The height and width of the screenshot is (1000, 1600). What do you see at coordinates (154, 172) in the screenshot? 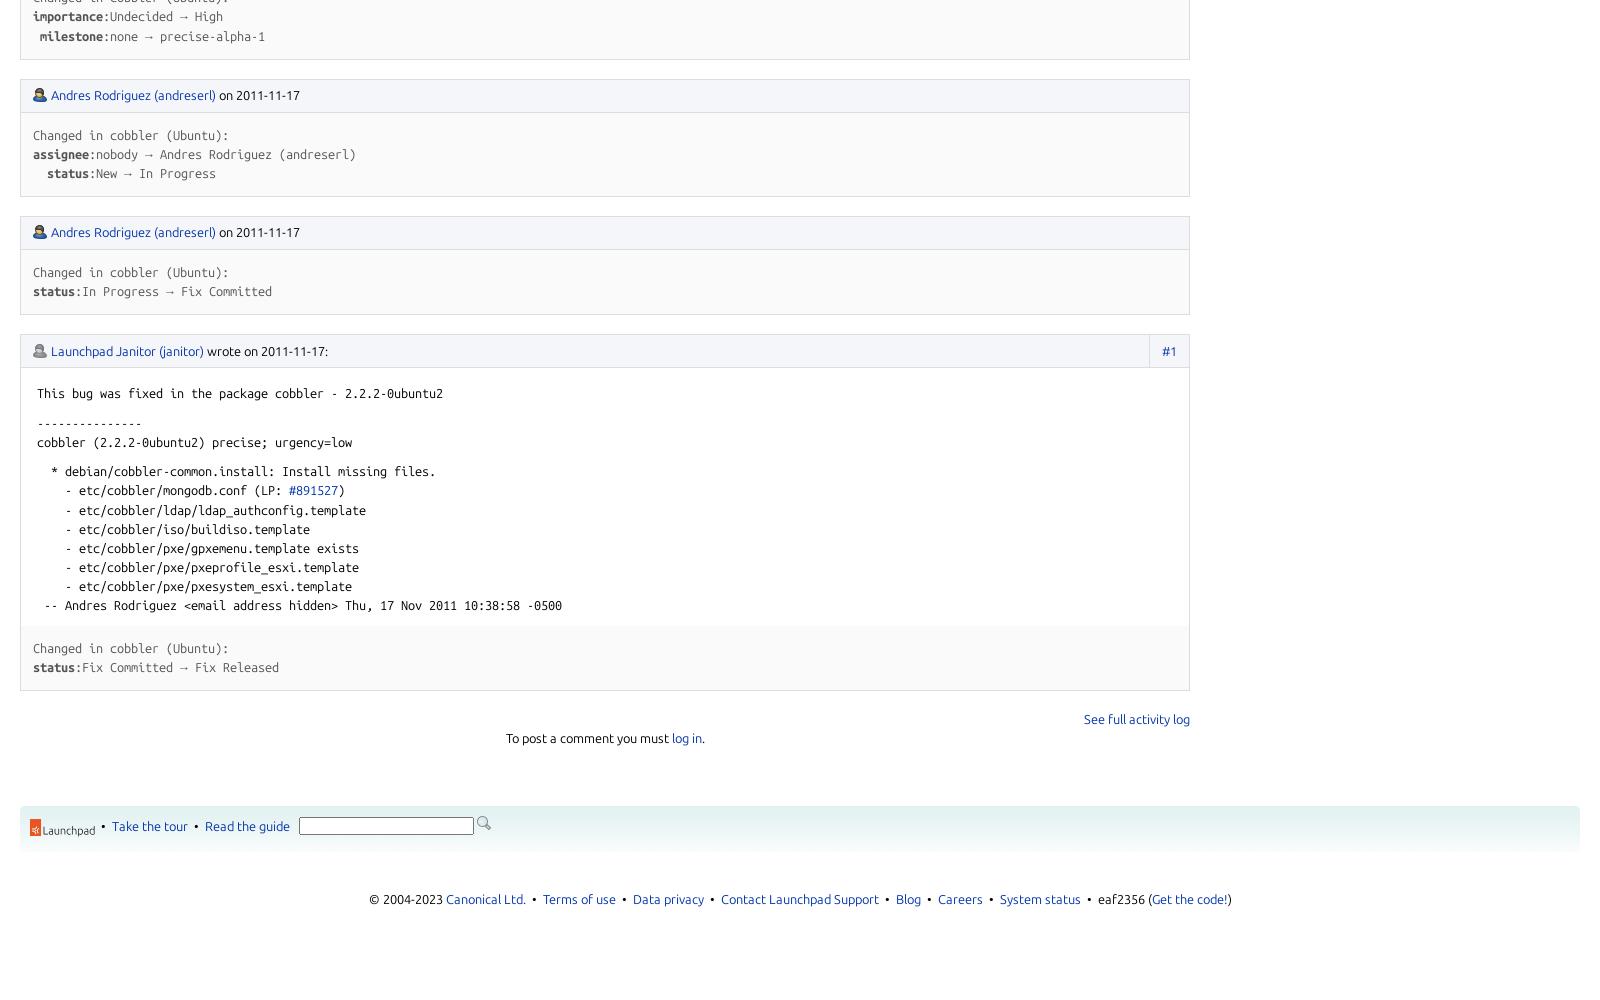
I see `'New → In Progress'` at bounding box center [154, 172].